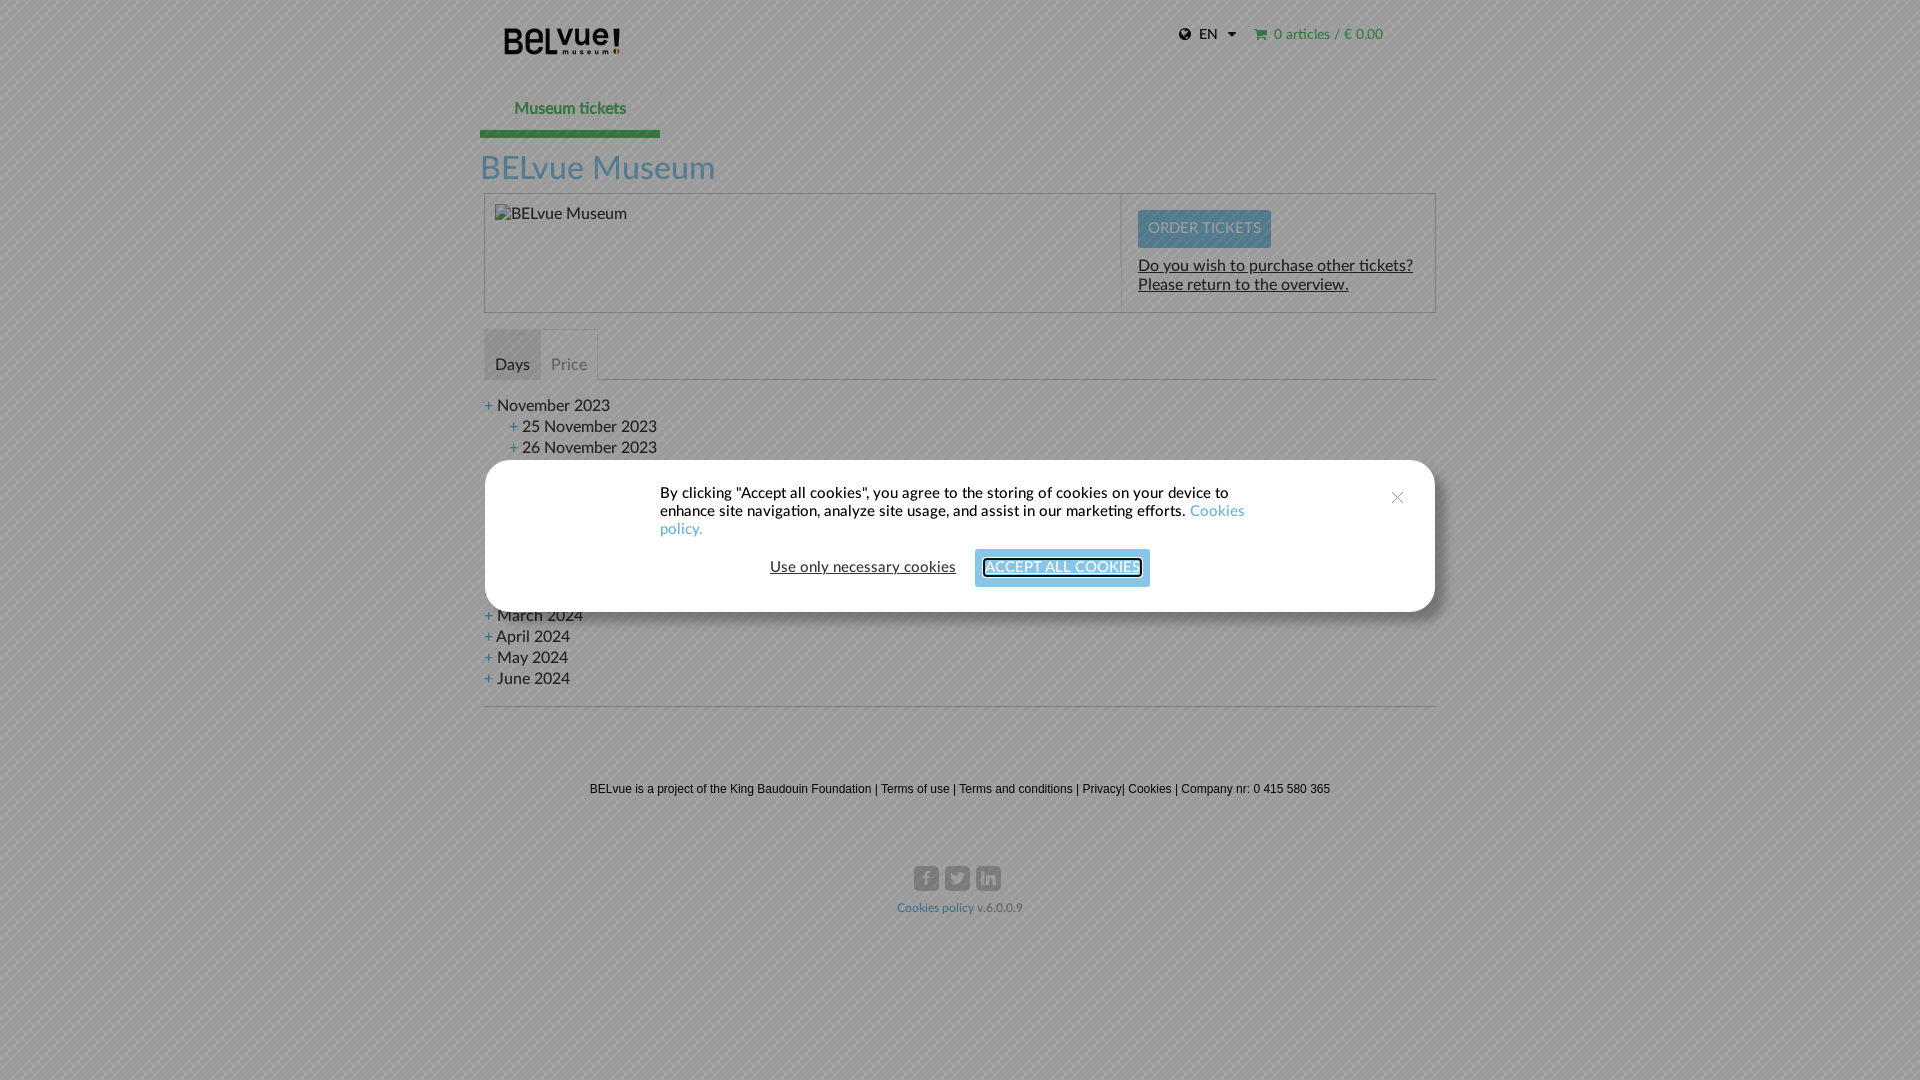 The height and width of the screenshot is (1080, 1920). What do you see at coordinates (539, 353) in the screenshot?
I see `'Price'` at bounding box center [539, 353].